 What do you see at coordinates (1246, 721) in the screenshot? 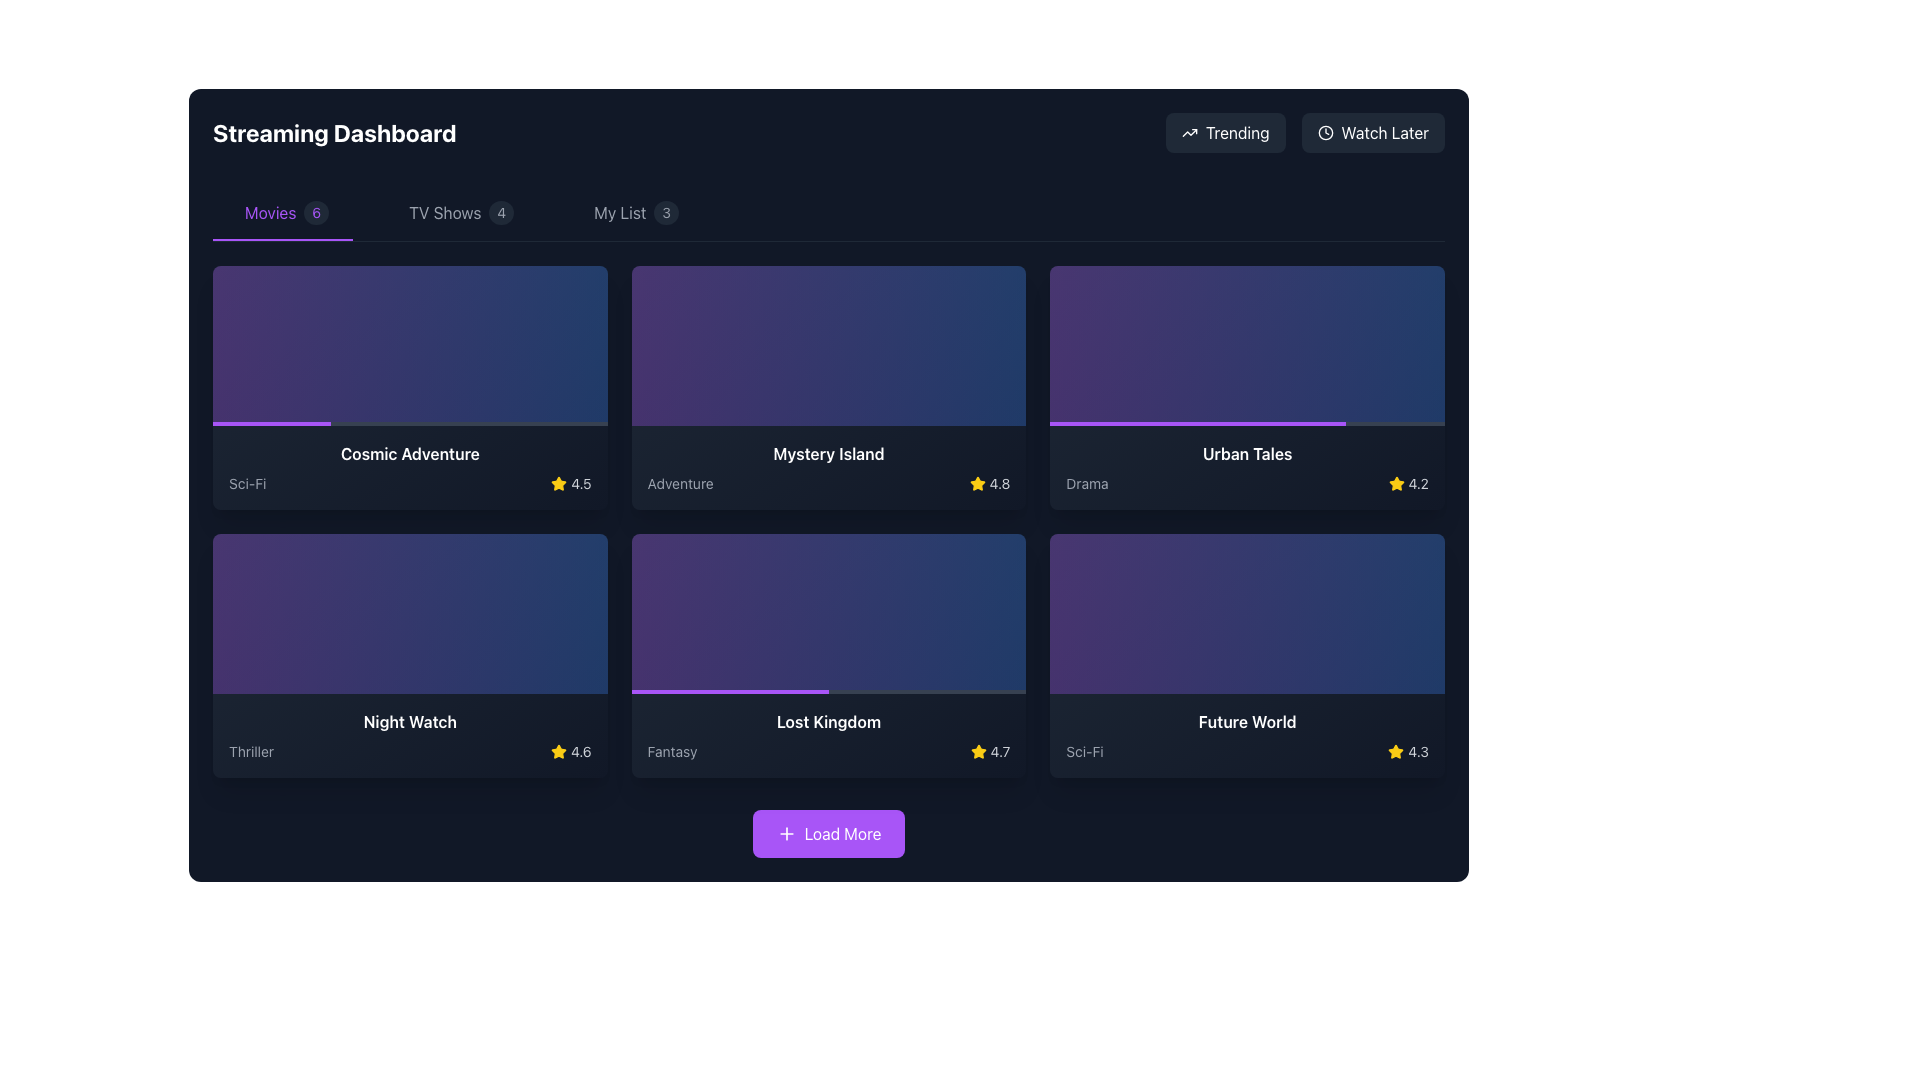
I see `the 'Future World' text label, which is styled in bold white on a dark background, located in the lower right card of the grid layout, above the 'Load More' button` at bounding box center [1246, 721].